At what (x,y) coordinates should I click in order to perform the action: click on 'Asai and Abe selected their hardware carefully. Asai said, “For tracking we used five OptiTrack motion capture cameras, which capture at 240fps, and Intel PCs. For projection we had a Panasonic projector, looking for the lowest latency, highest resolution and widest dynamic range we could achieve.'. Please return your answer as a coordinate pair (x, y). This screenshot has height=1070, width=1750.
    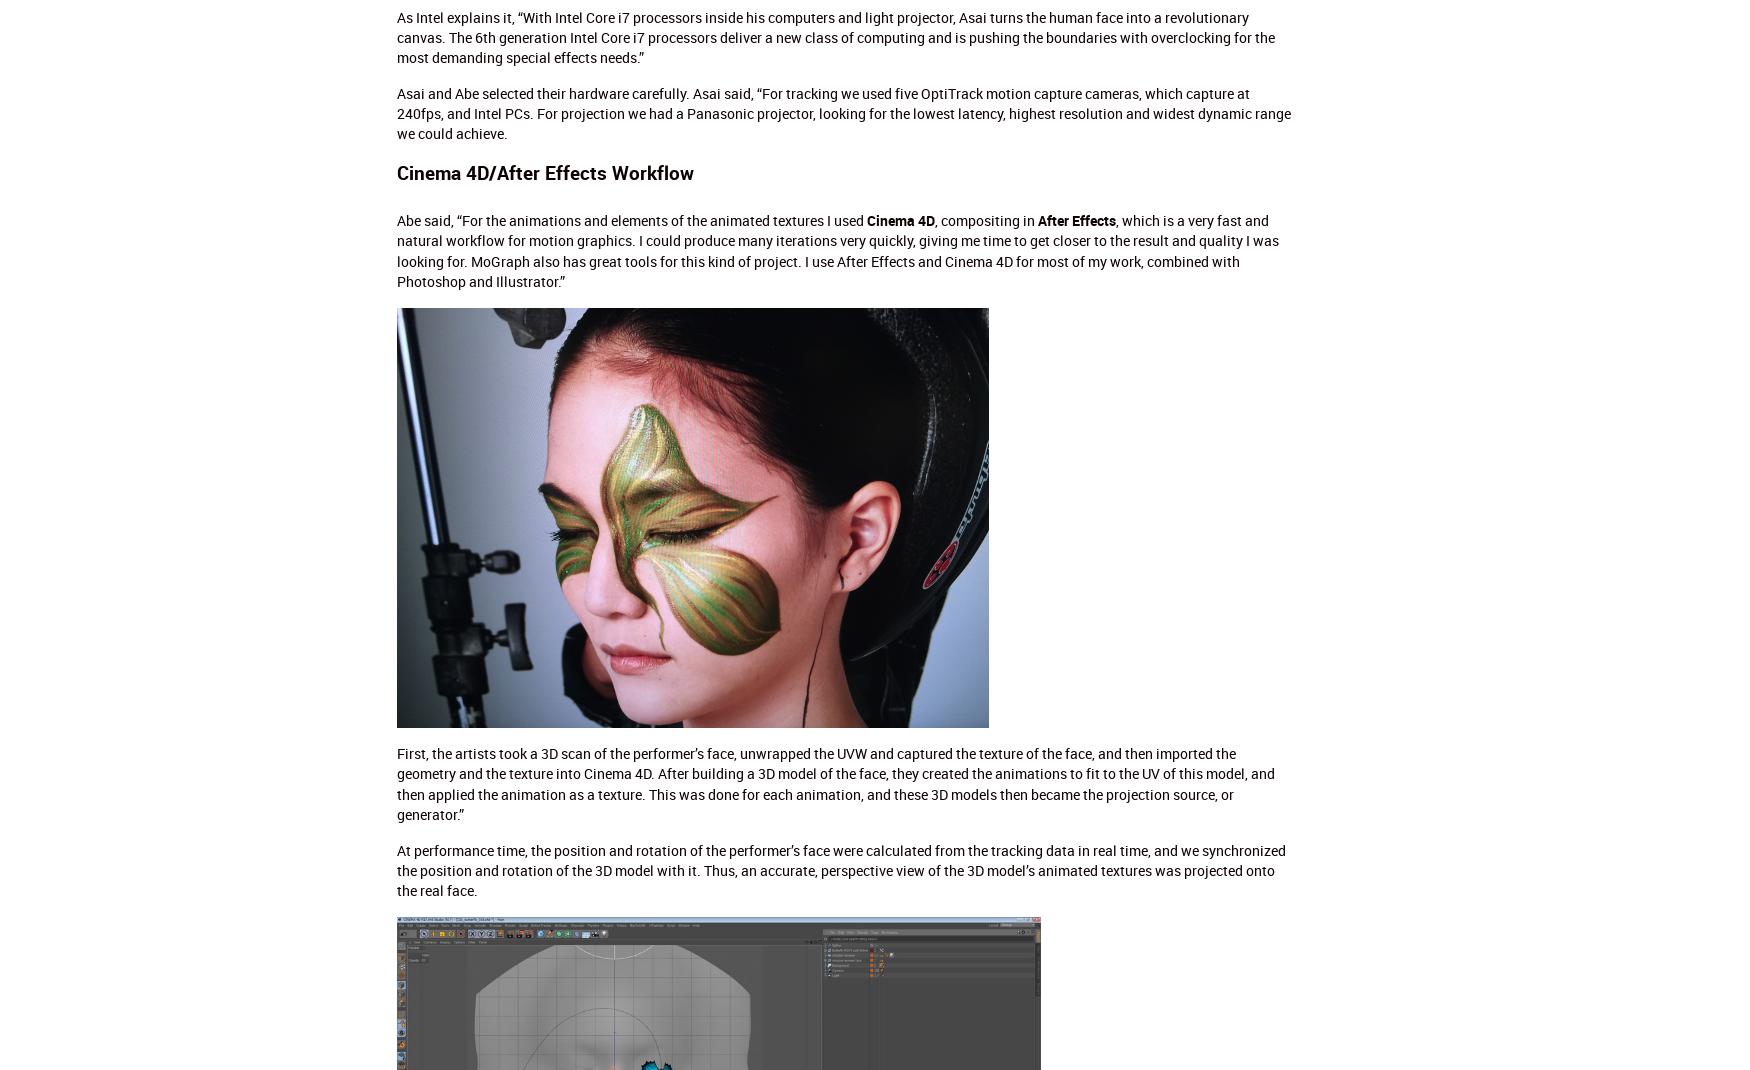
    Looking at the image, I should click on (842, 112).